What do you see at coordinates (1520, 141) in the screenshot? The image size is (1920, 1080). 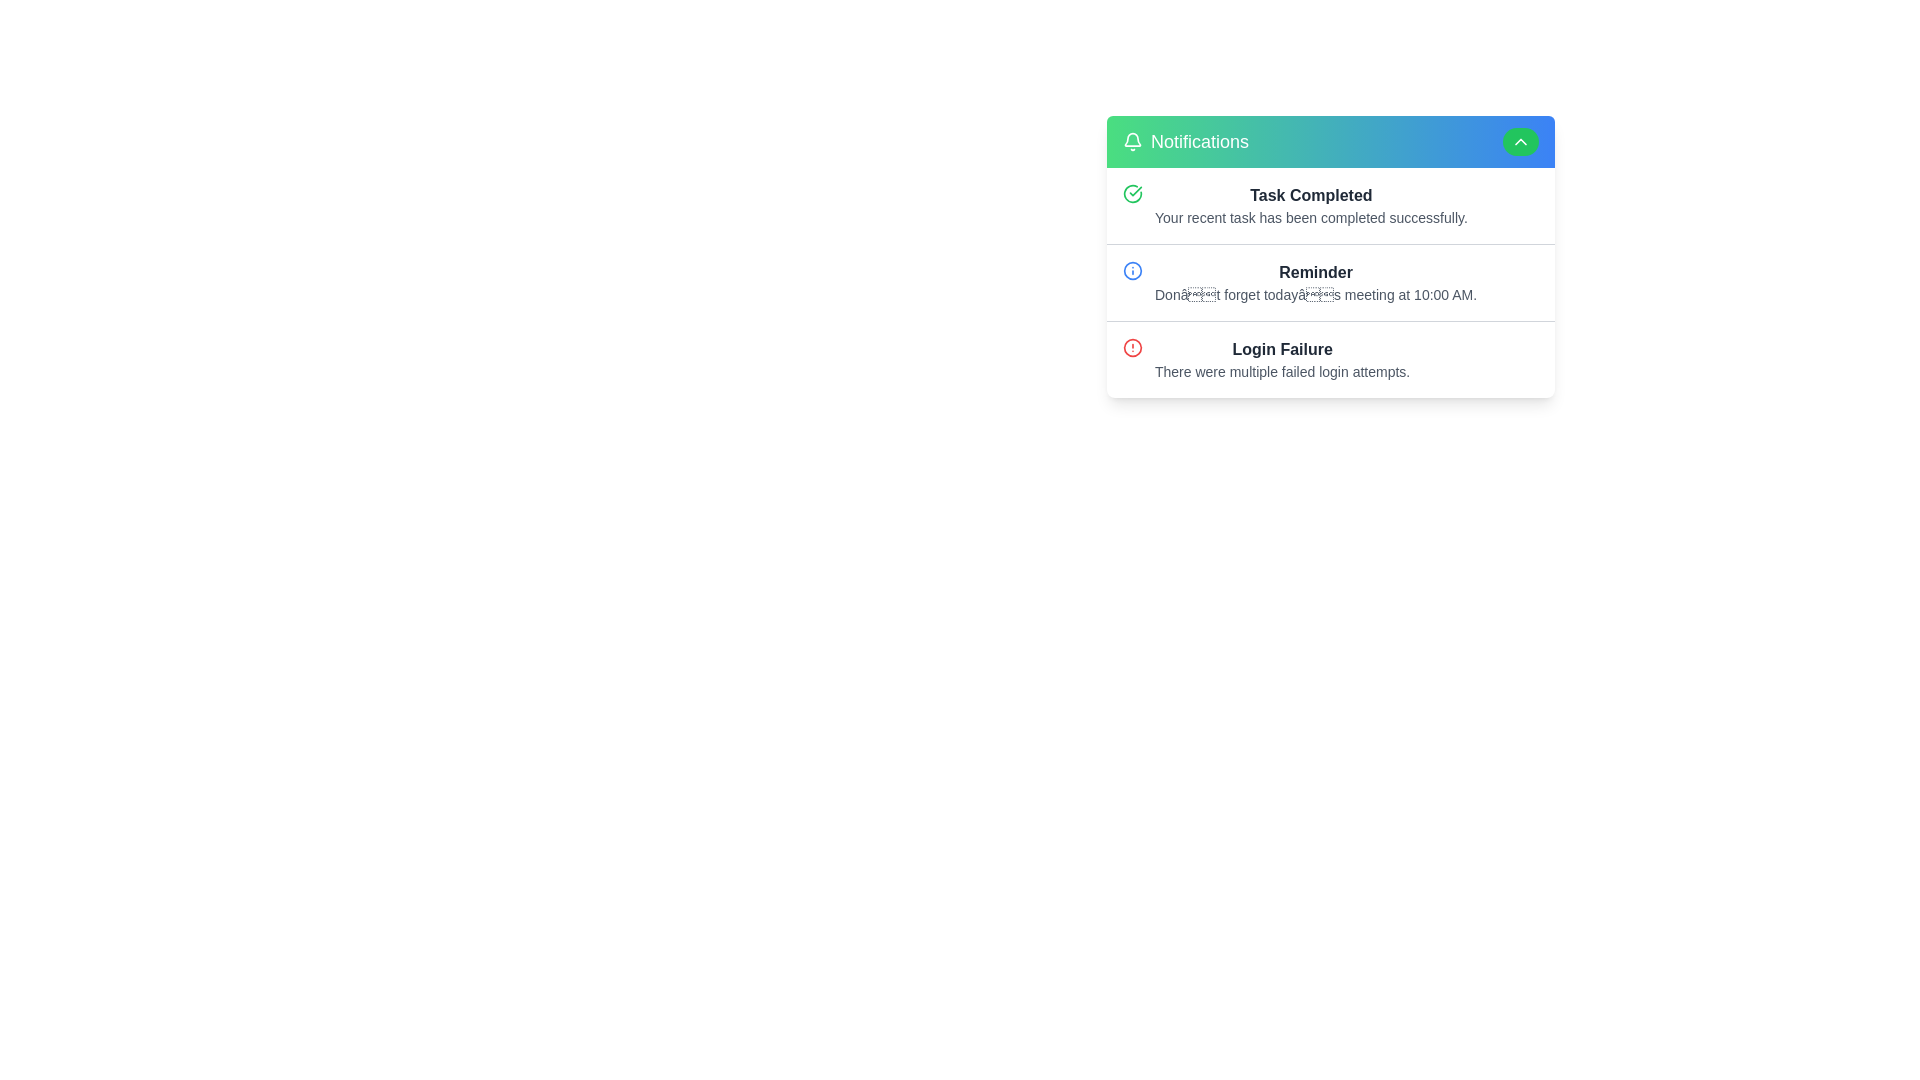 I see `the chevron icon located in the upper-right corner of the notification panel` at bounding box center [1520, 141].